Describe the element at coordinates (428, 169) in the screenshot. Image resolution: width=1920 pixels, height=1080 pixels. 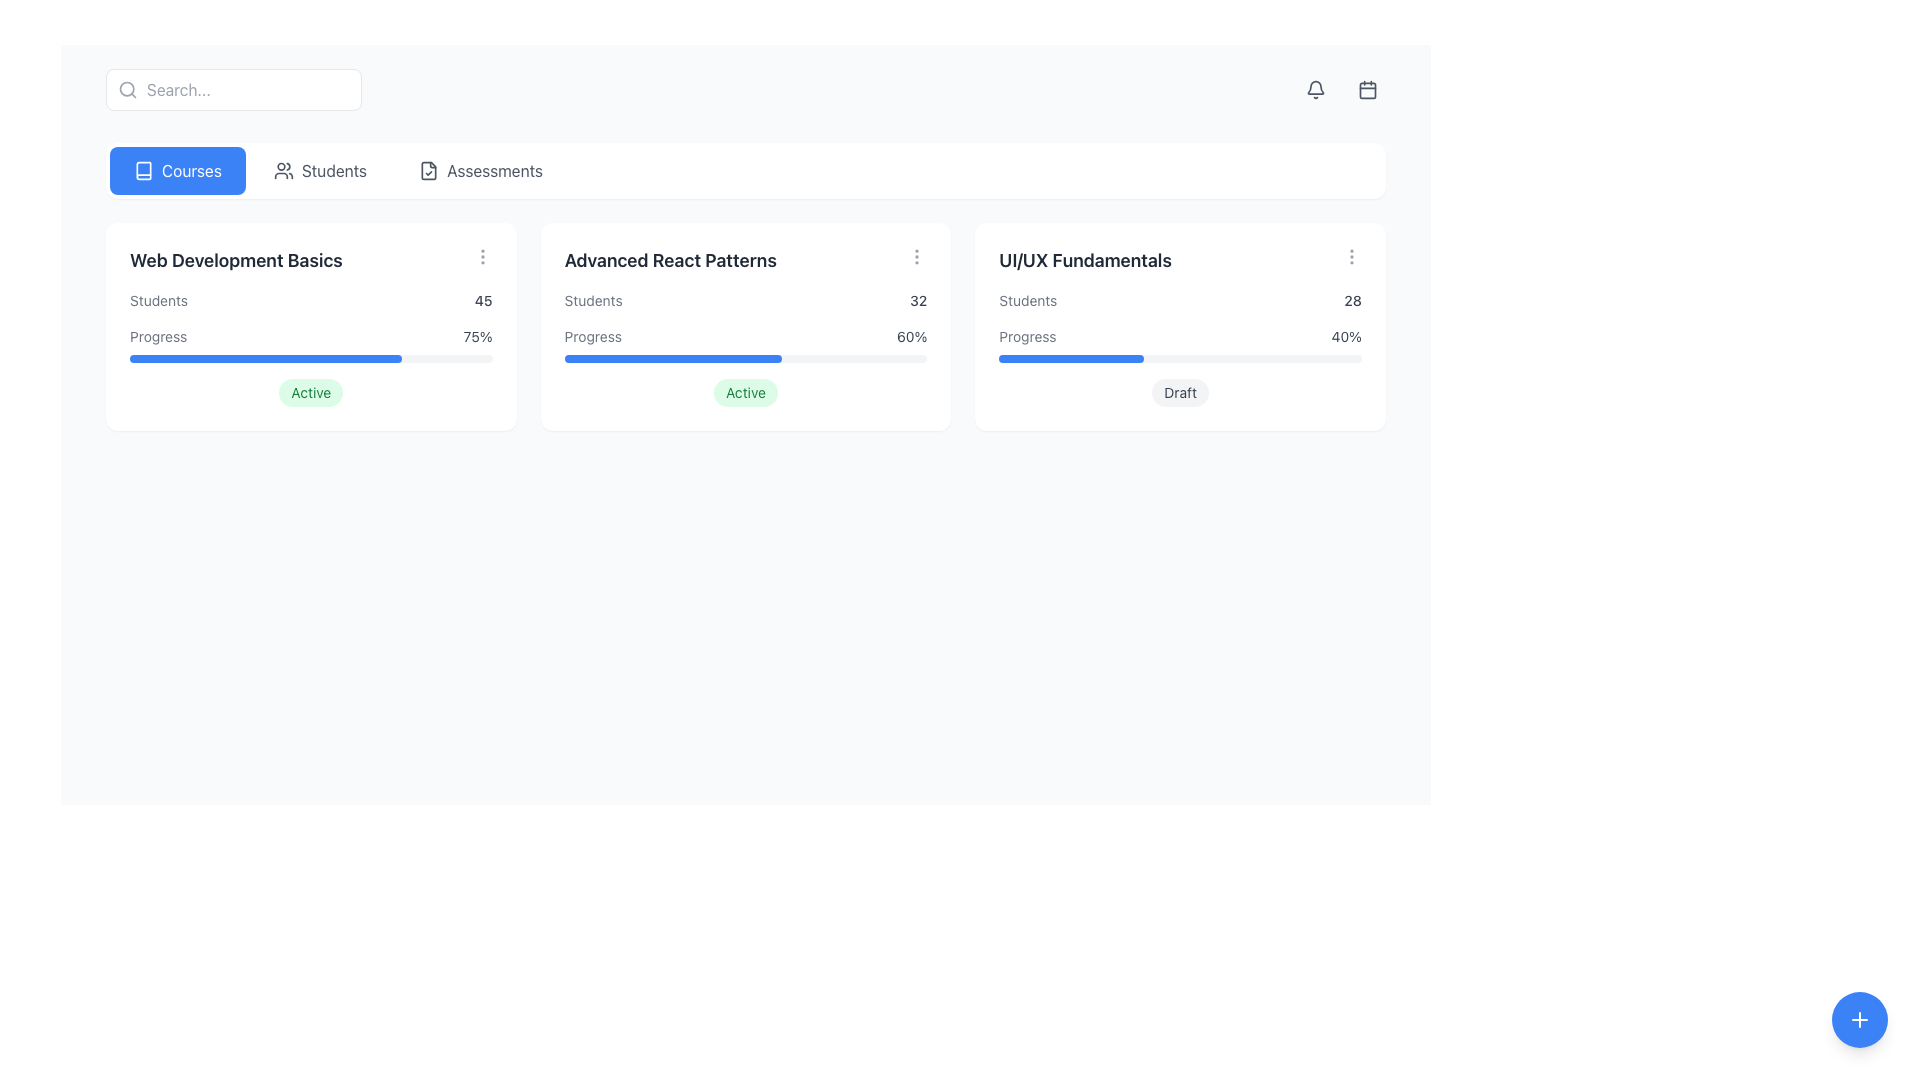
I see `the 'Assessments' icon located in the top center of the navigation bar` at that location.